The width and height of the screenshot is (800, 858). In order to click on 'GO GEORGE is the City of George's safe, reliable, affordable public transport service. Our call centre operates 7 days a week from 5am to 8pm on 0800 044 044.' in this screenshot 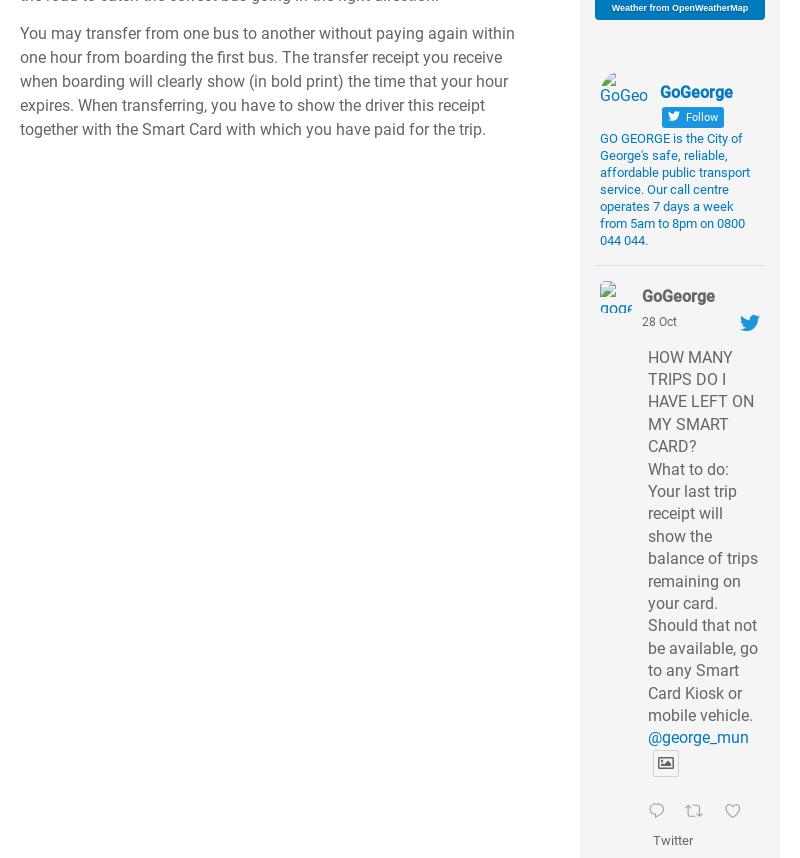, I will do `click(675, 189)`.